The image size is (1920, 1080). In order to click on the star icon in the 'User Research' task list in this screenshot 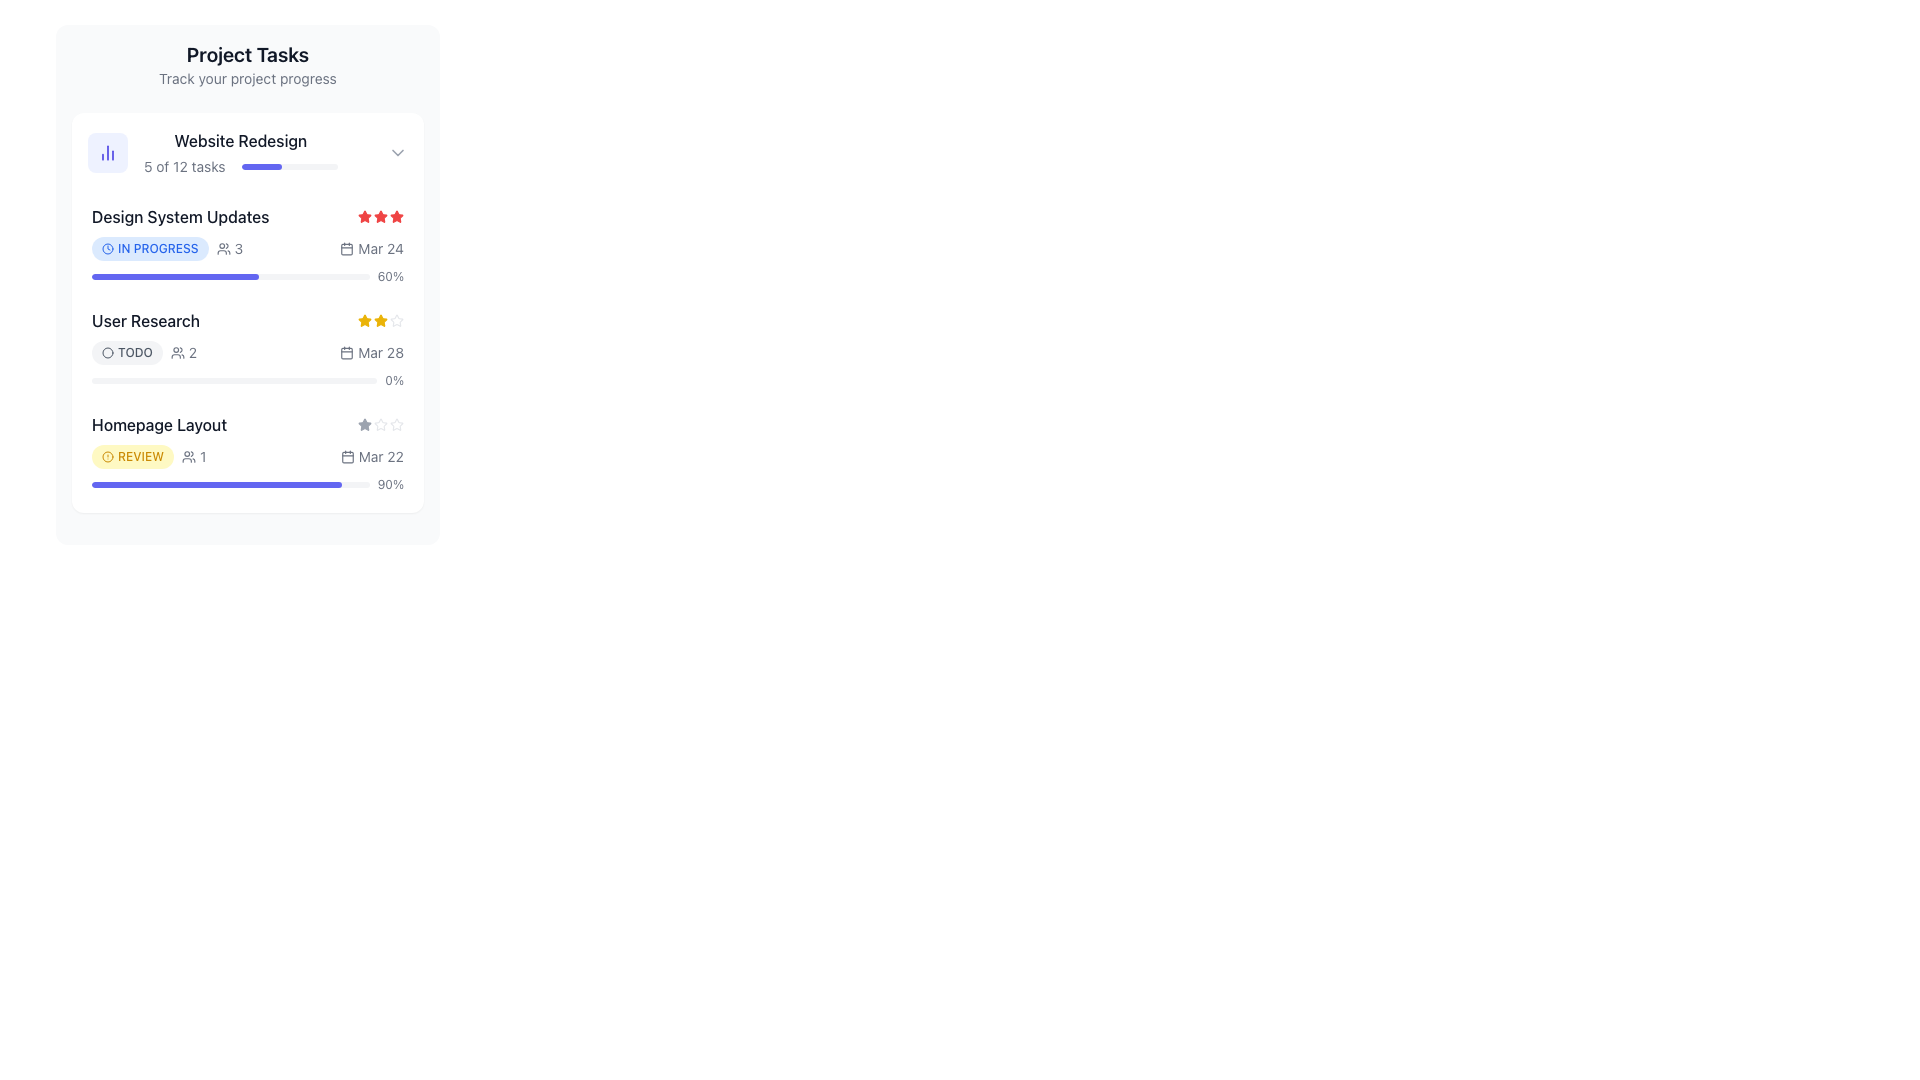, I will do `click(380, 319)`.